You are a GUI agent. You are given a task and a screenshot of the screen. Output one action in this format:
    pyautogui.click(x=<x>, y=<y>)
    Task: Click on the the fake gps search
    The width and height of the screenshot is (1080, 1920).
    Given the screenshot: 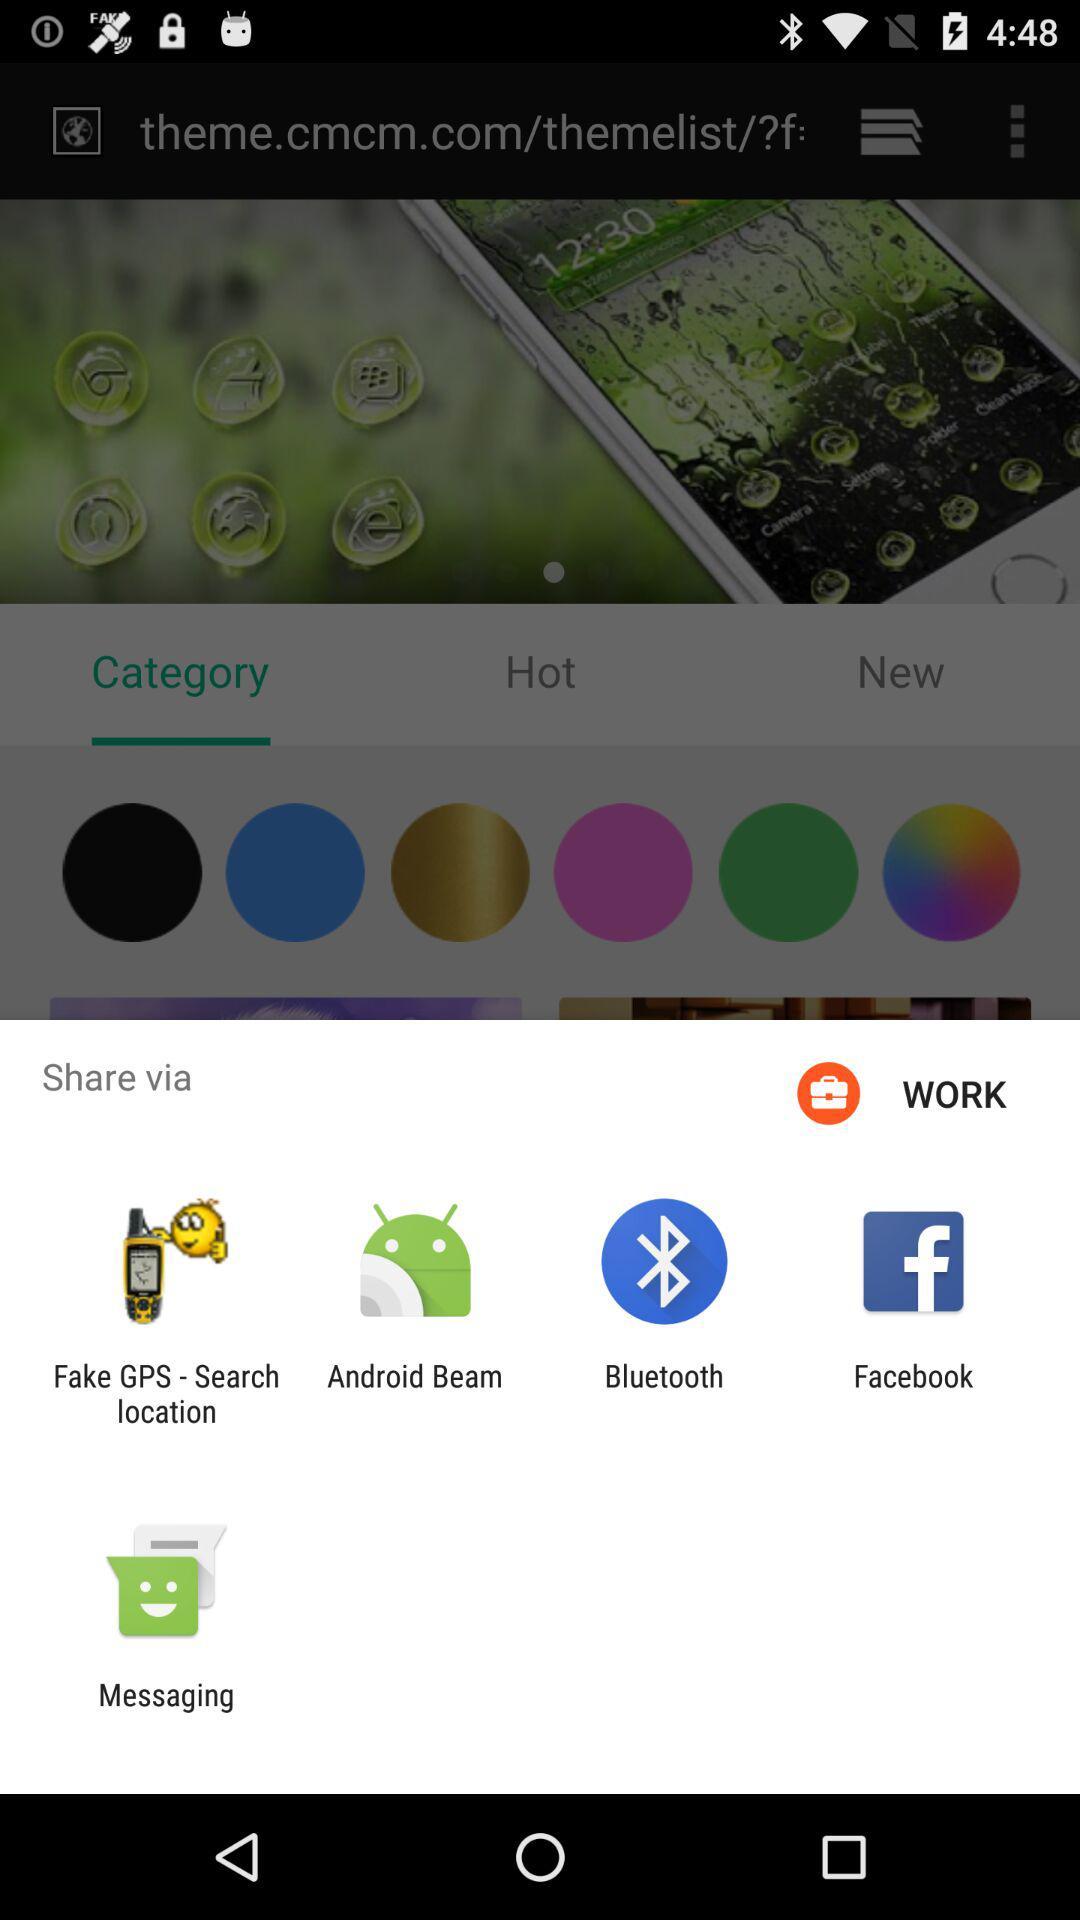 What is the action you would take?
    pyautogui.click(x=165, y=1392)
    